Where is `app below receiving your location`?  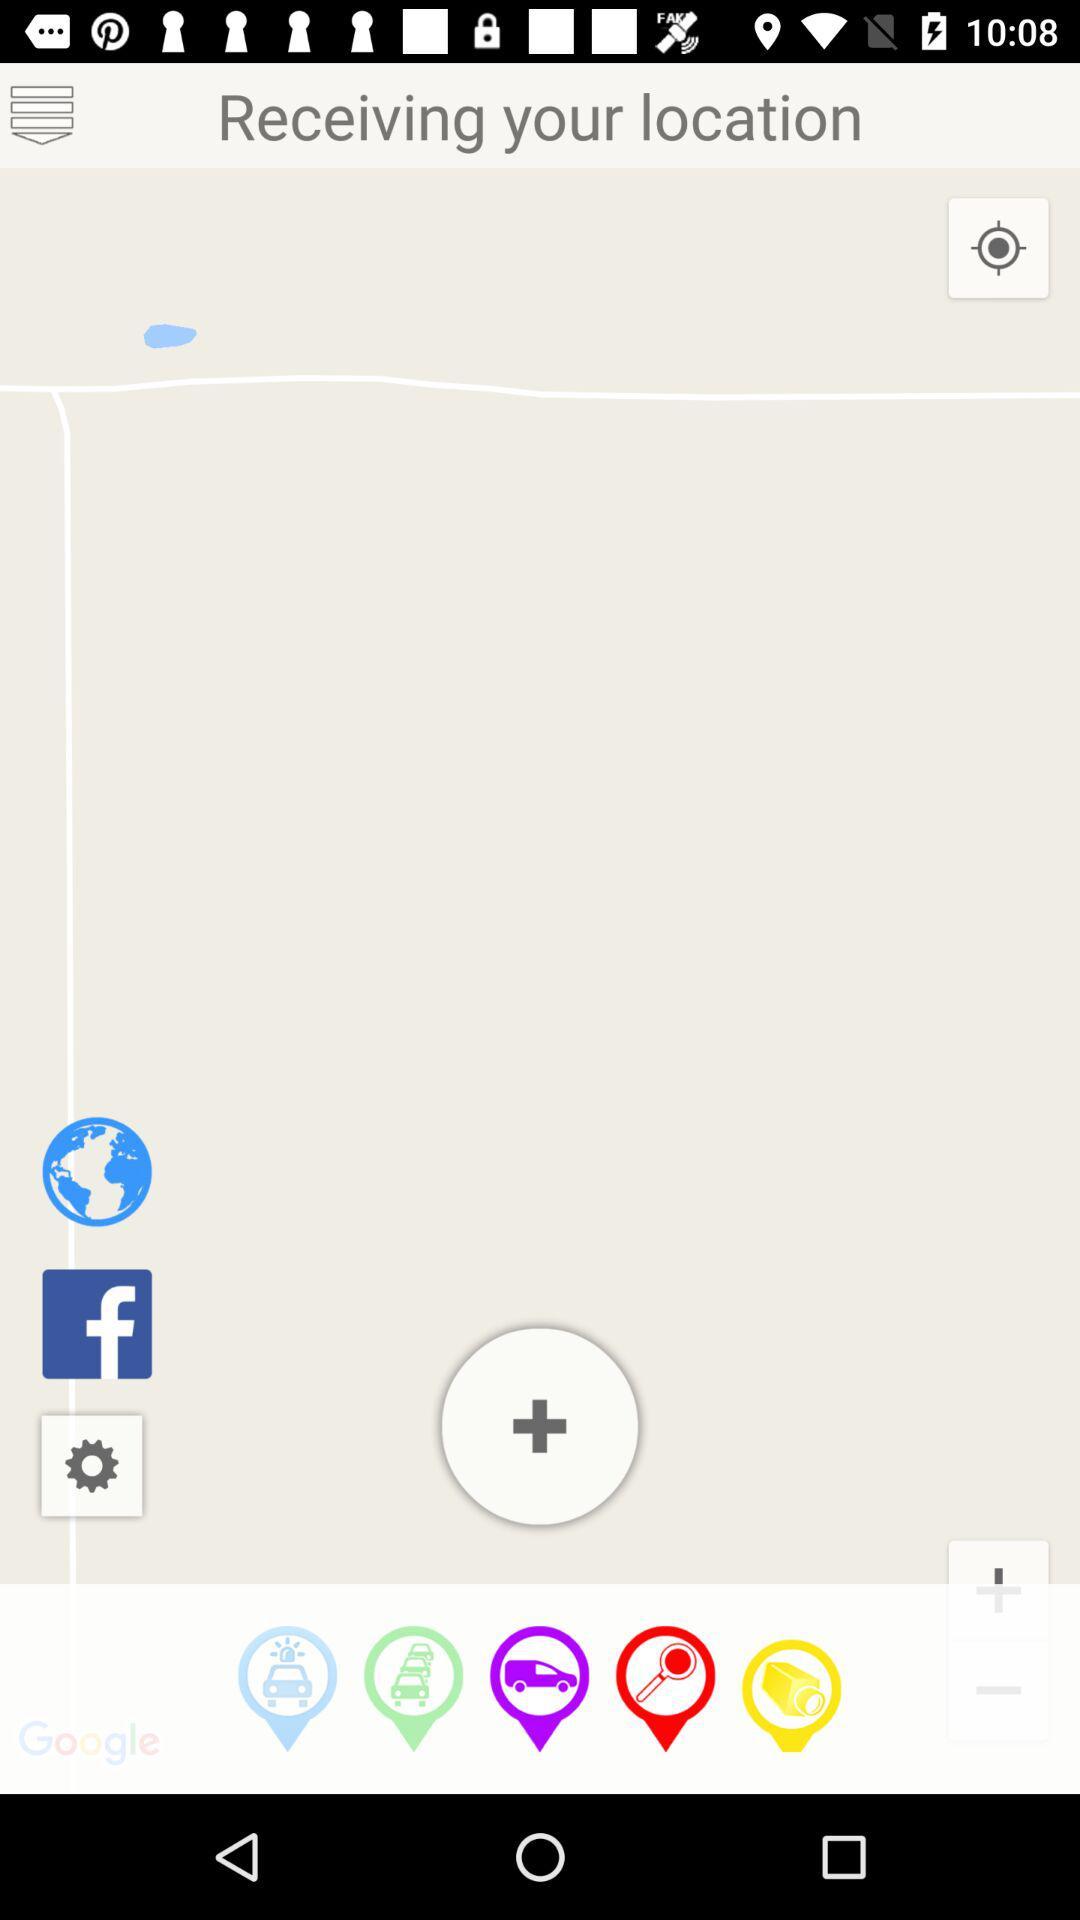 app below receiving your location is located at coordinates (540, 1425).